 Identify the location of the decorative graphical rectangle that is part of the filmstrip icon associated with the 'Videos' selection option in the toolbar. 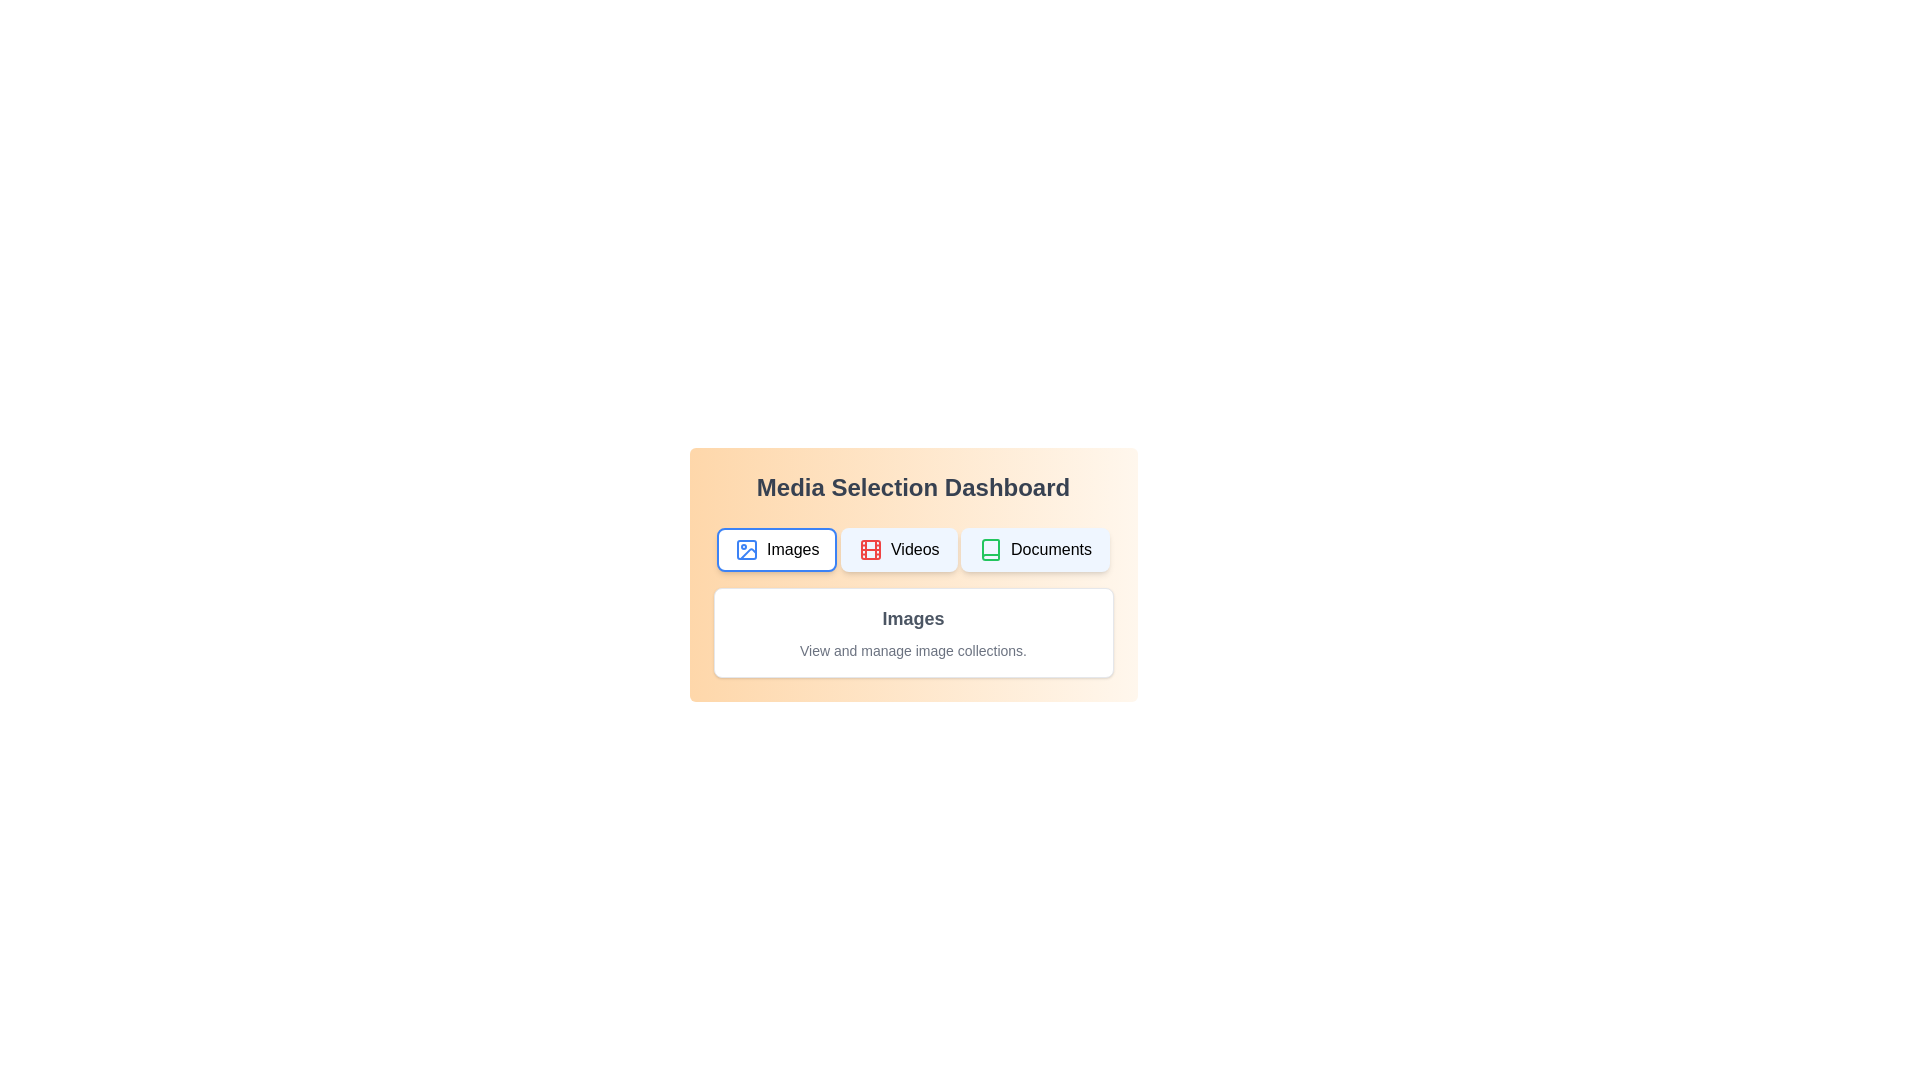
(870, 550).